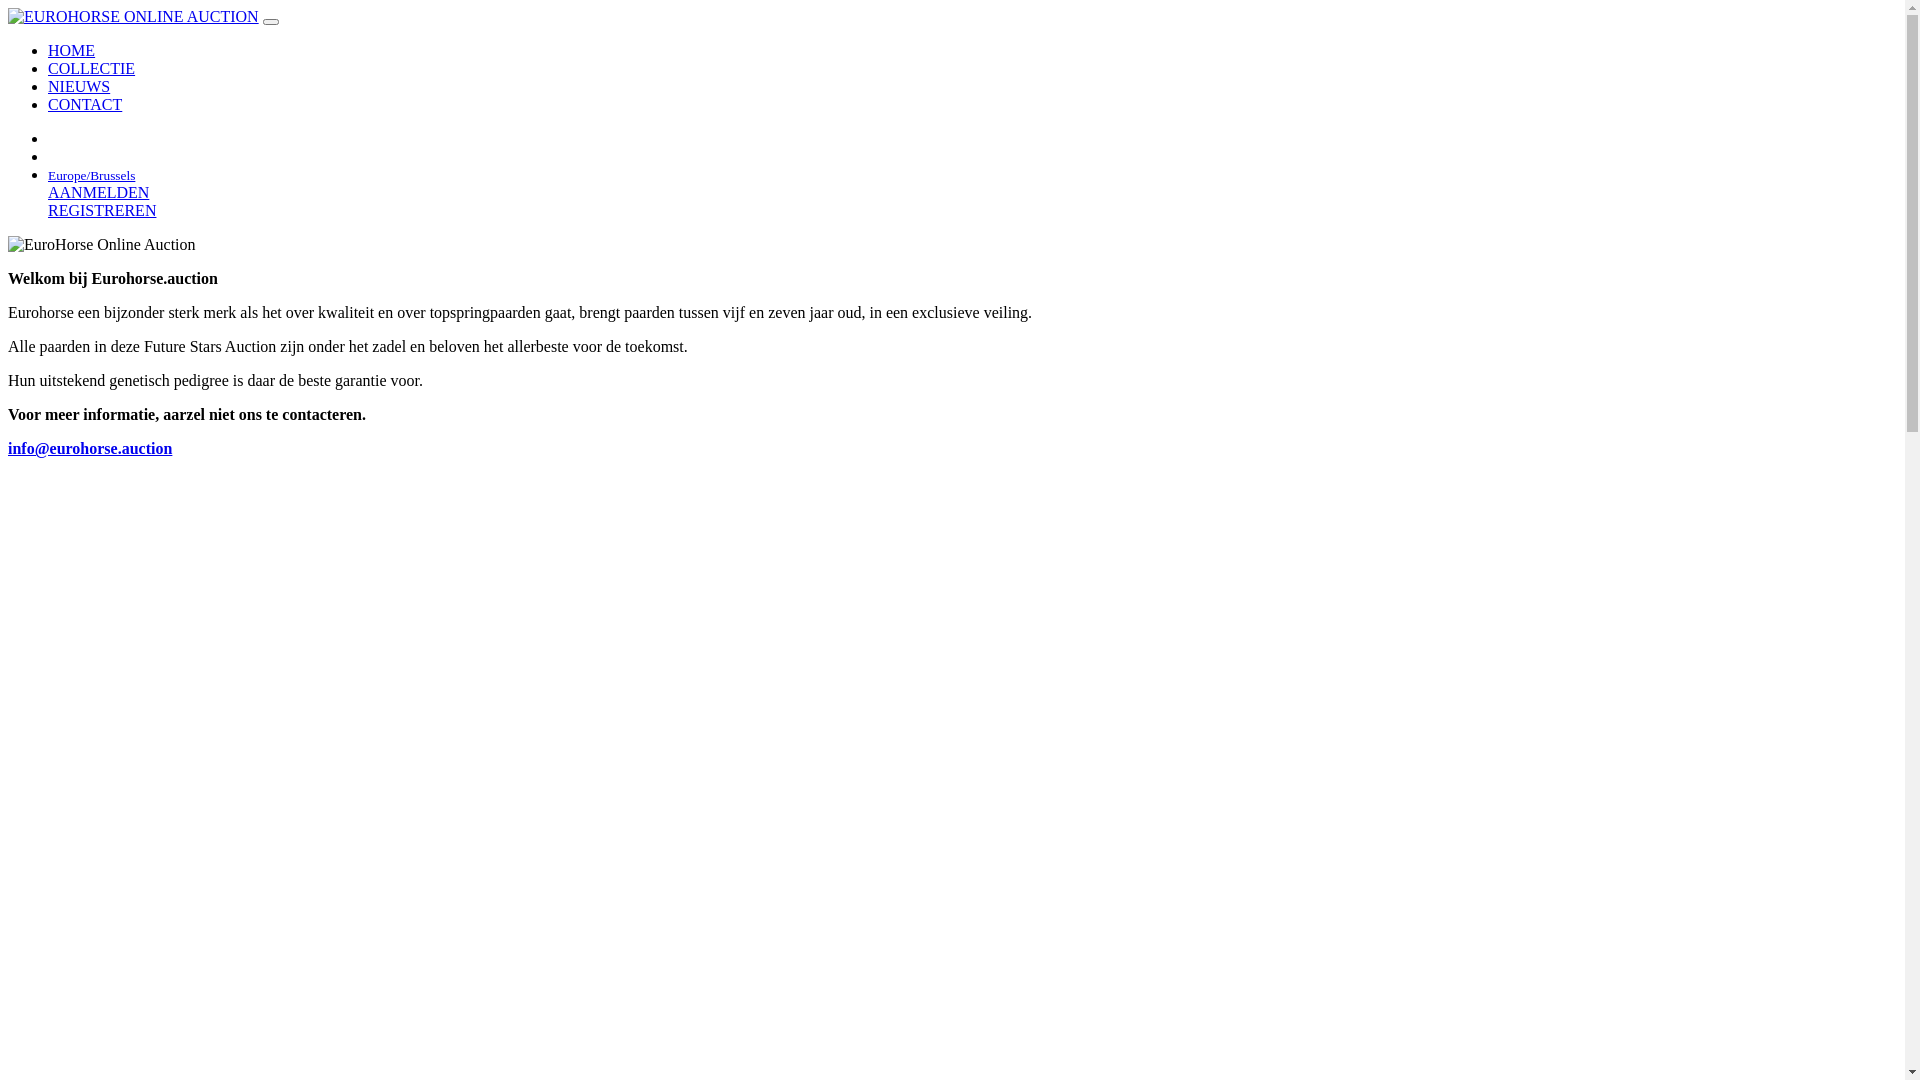 The width and height of the screenshot is (1920, 1080). What do you see at coordinates (90, 173) in the screenshot?
I see `'Europe/Brussels'` at bounding box center [90, 173].